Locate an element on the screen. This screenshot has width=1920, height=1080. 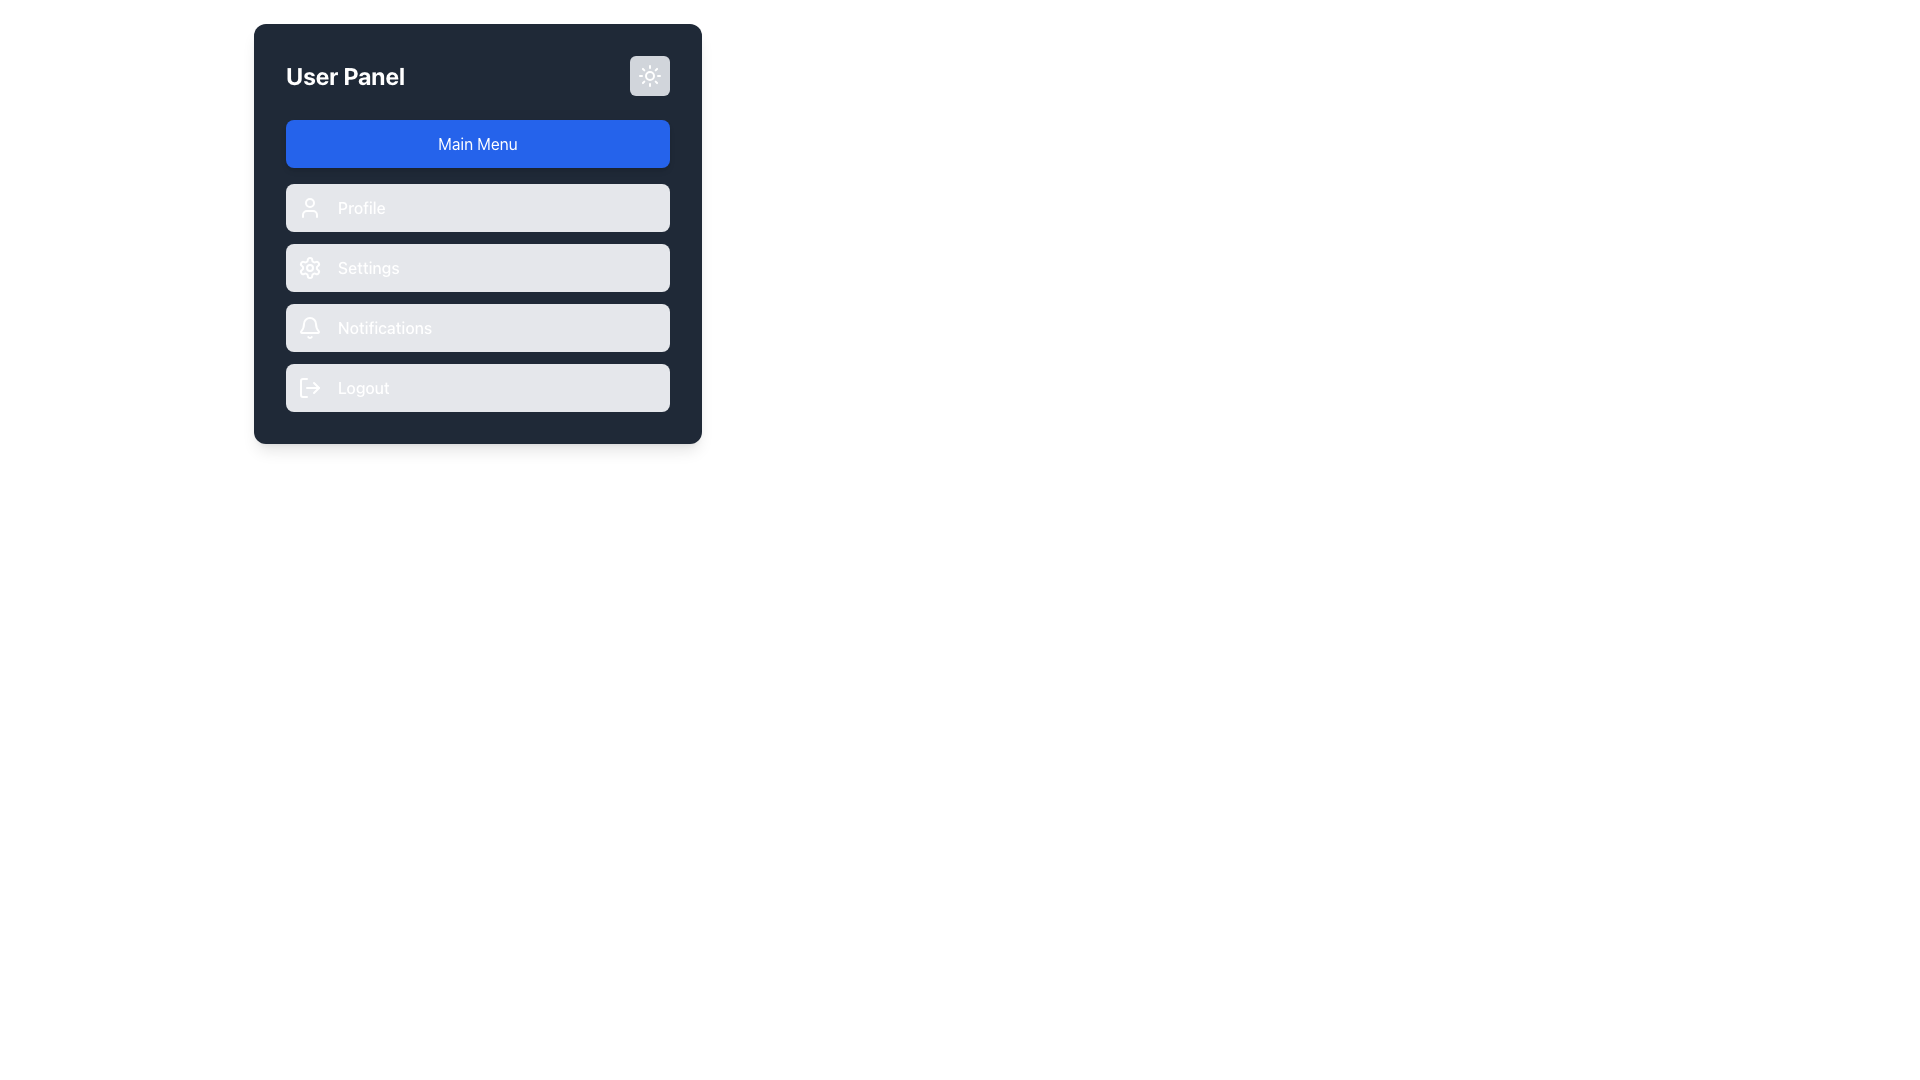
the 'Settings' button located below the 'Main Menu' and above the 'Notifications' option in the User Panel is located at coordinates (477, 233).